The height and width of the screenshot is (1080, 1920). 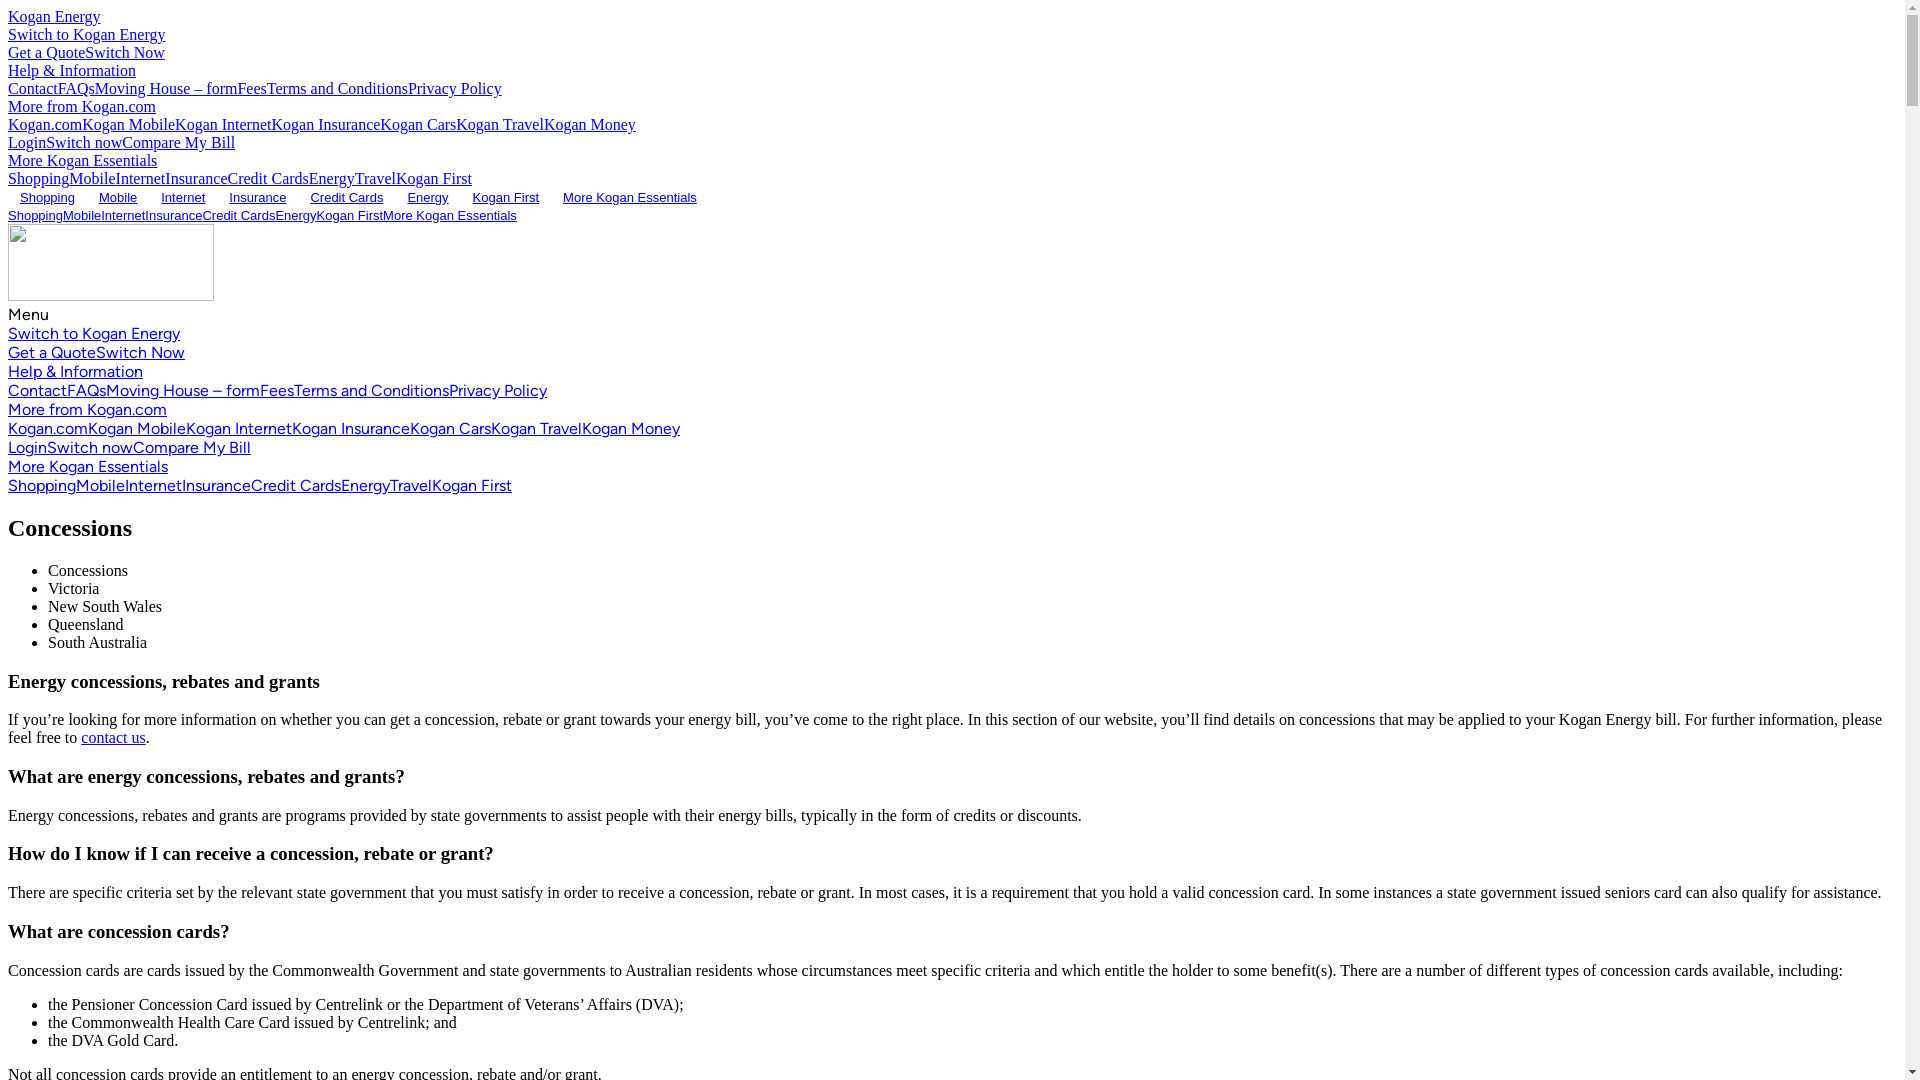 What do you see at coordinates (80, 215) in the screenshot?
I see `'Mobile'` at bounding box center [80, 215].